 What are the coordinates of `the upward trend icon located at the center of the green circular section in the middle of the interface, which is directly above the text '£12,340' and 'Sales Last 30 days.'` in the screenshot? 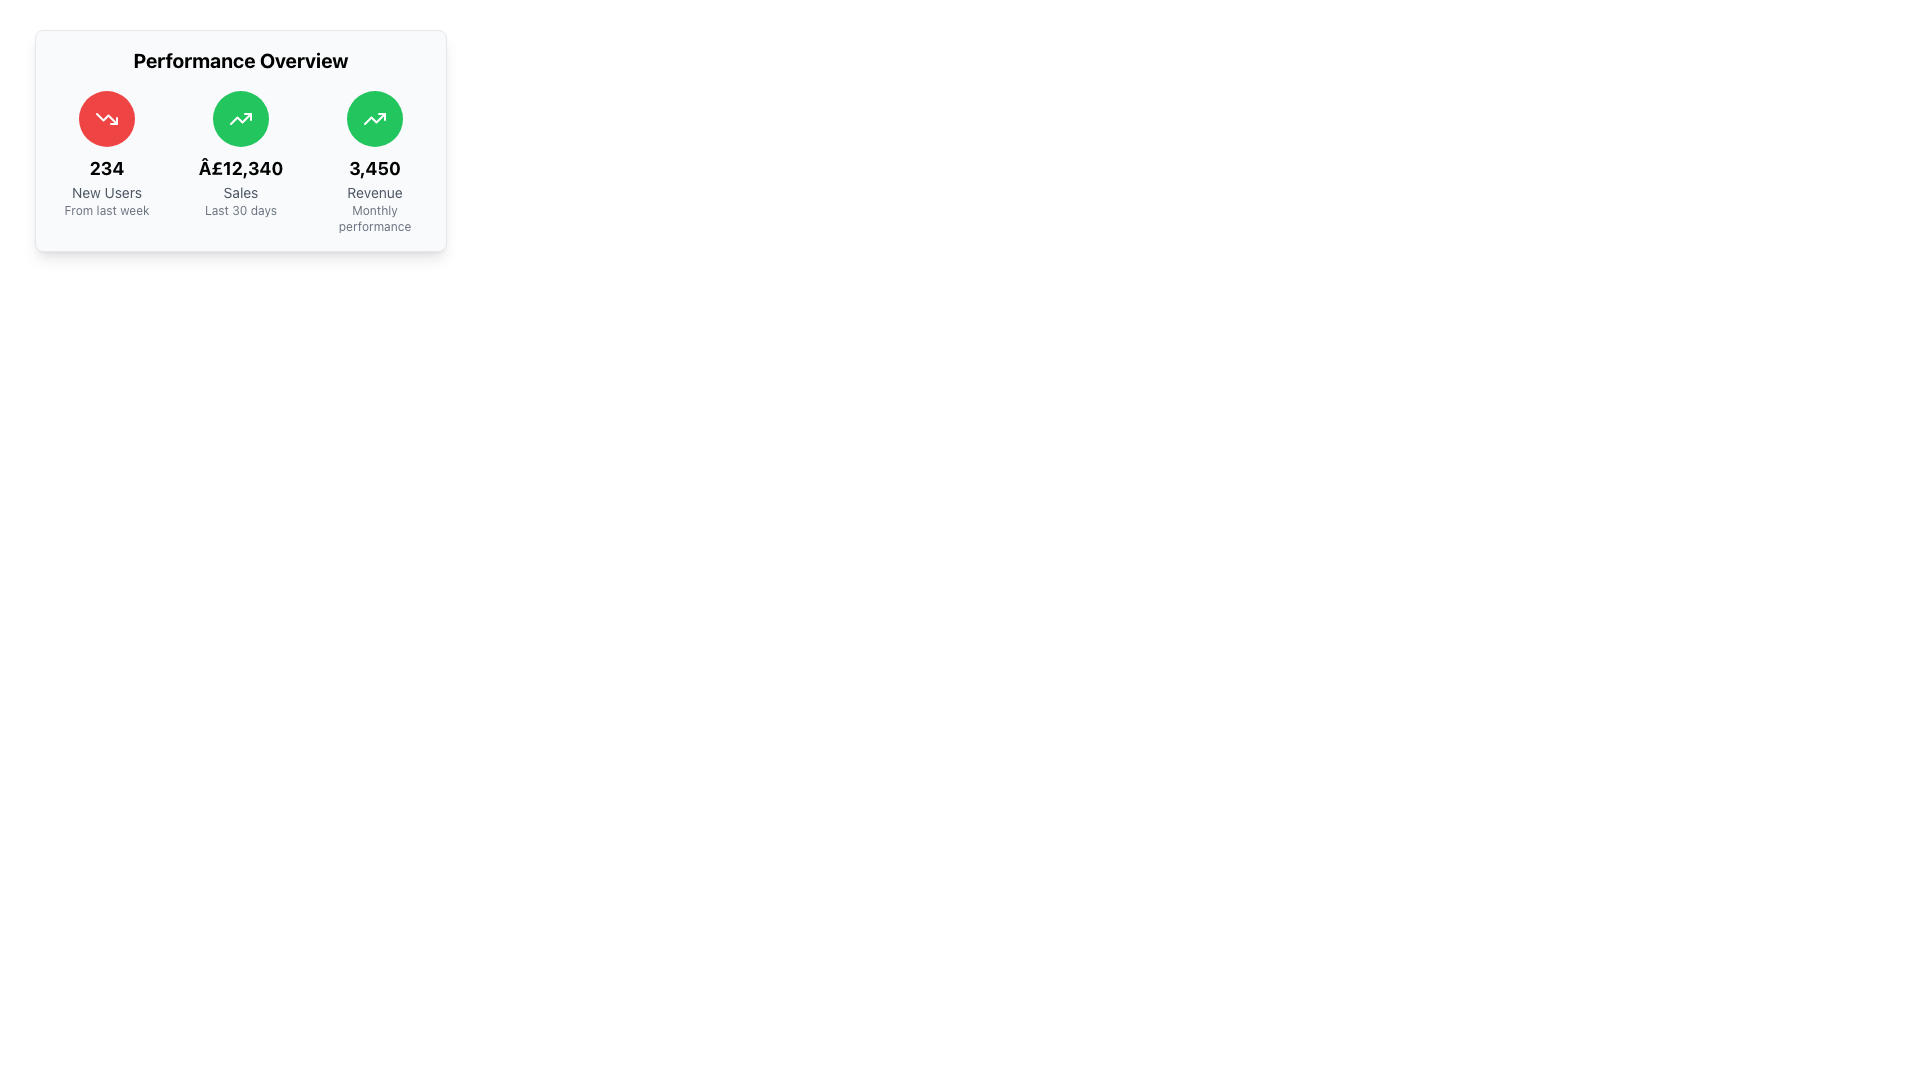 It's located at (240, 119).